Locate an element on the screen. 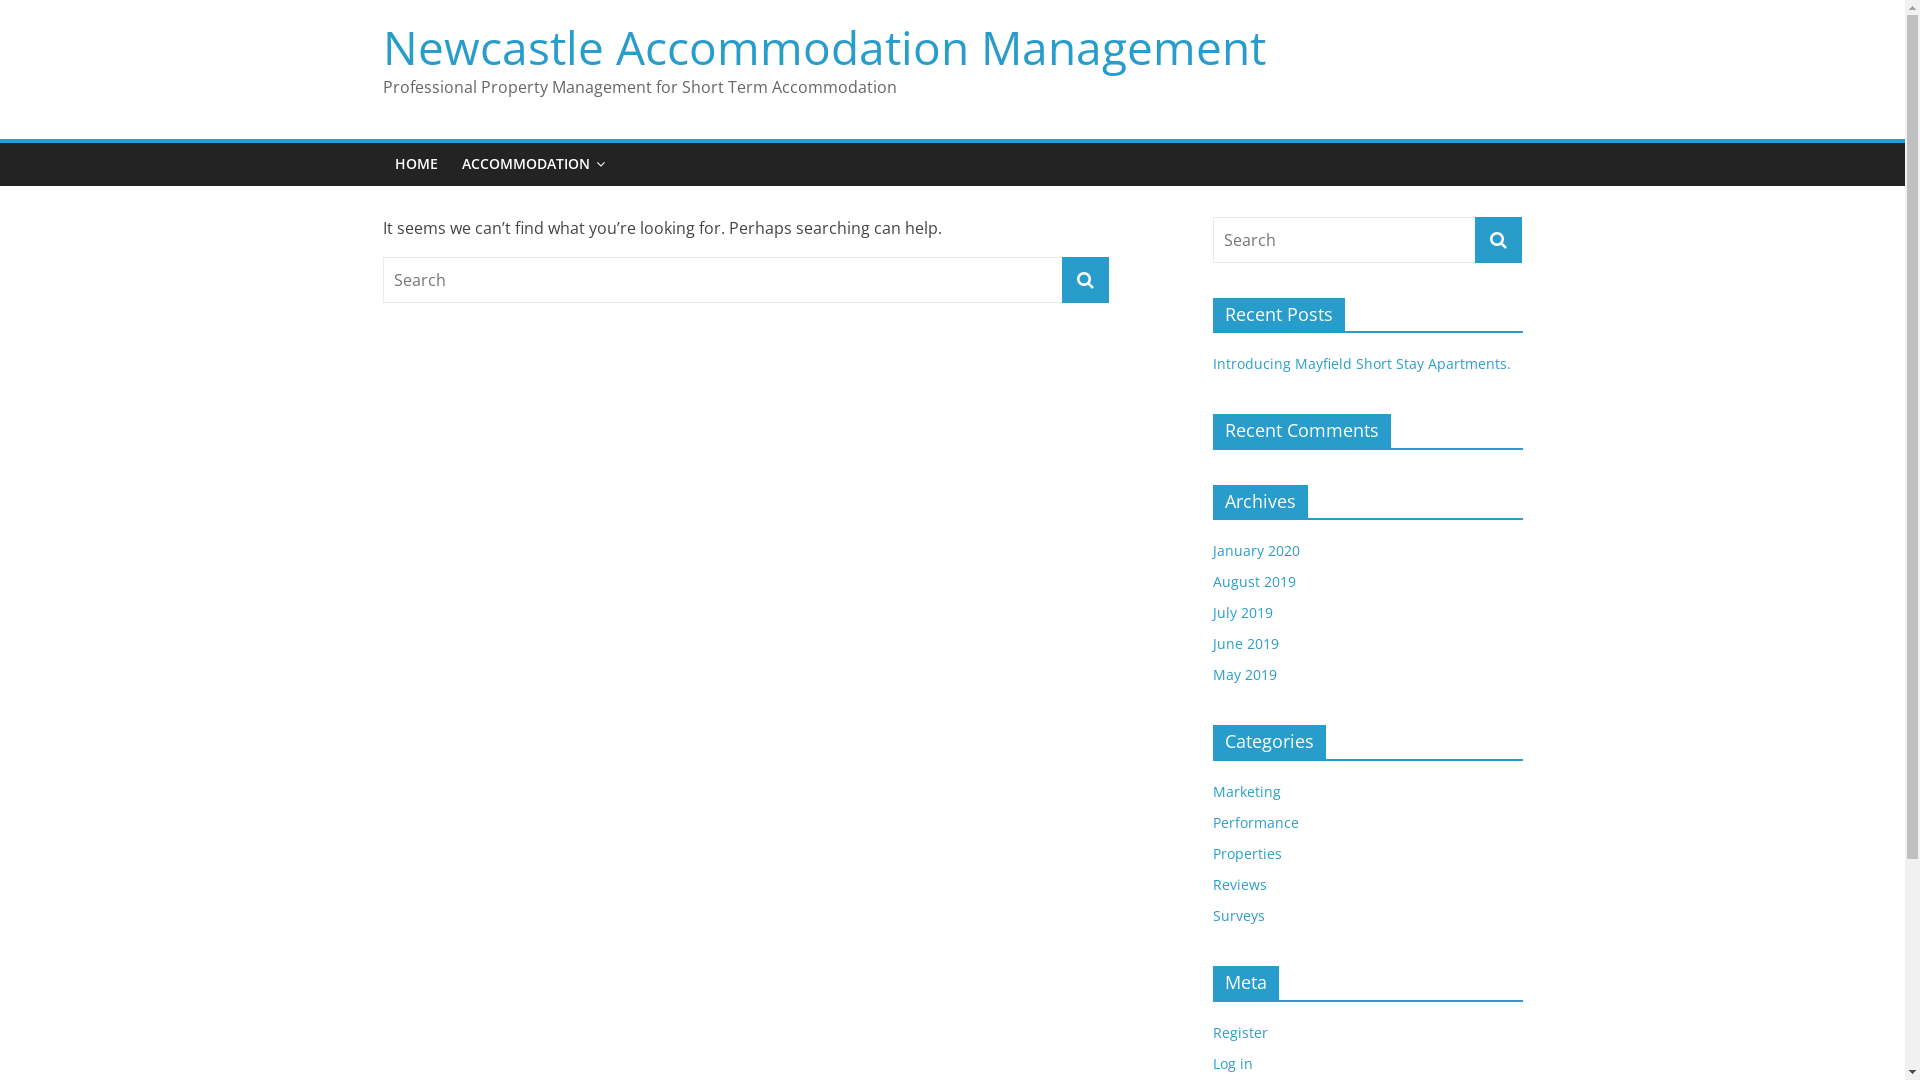 The height and width of the screenshot is (1080, 1920). 'June 2019' is located at coordinates (1243, 643).